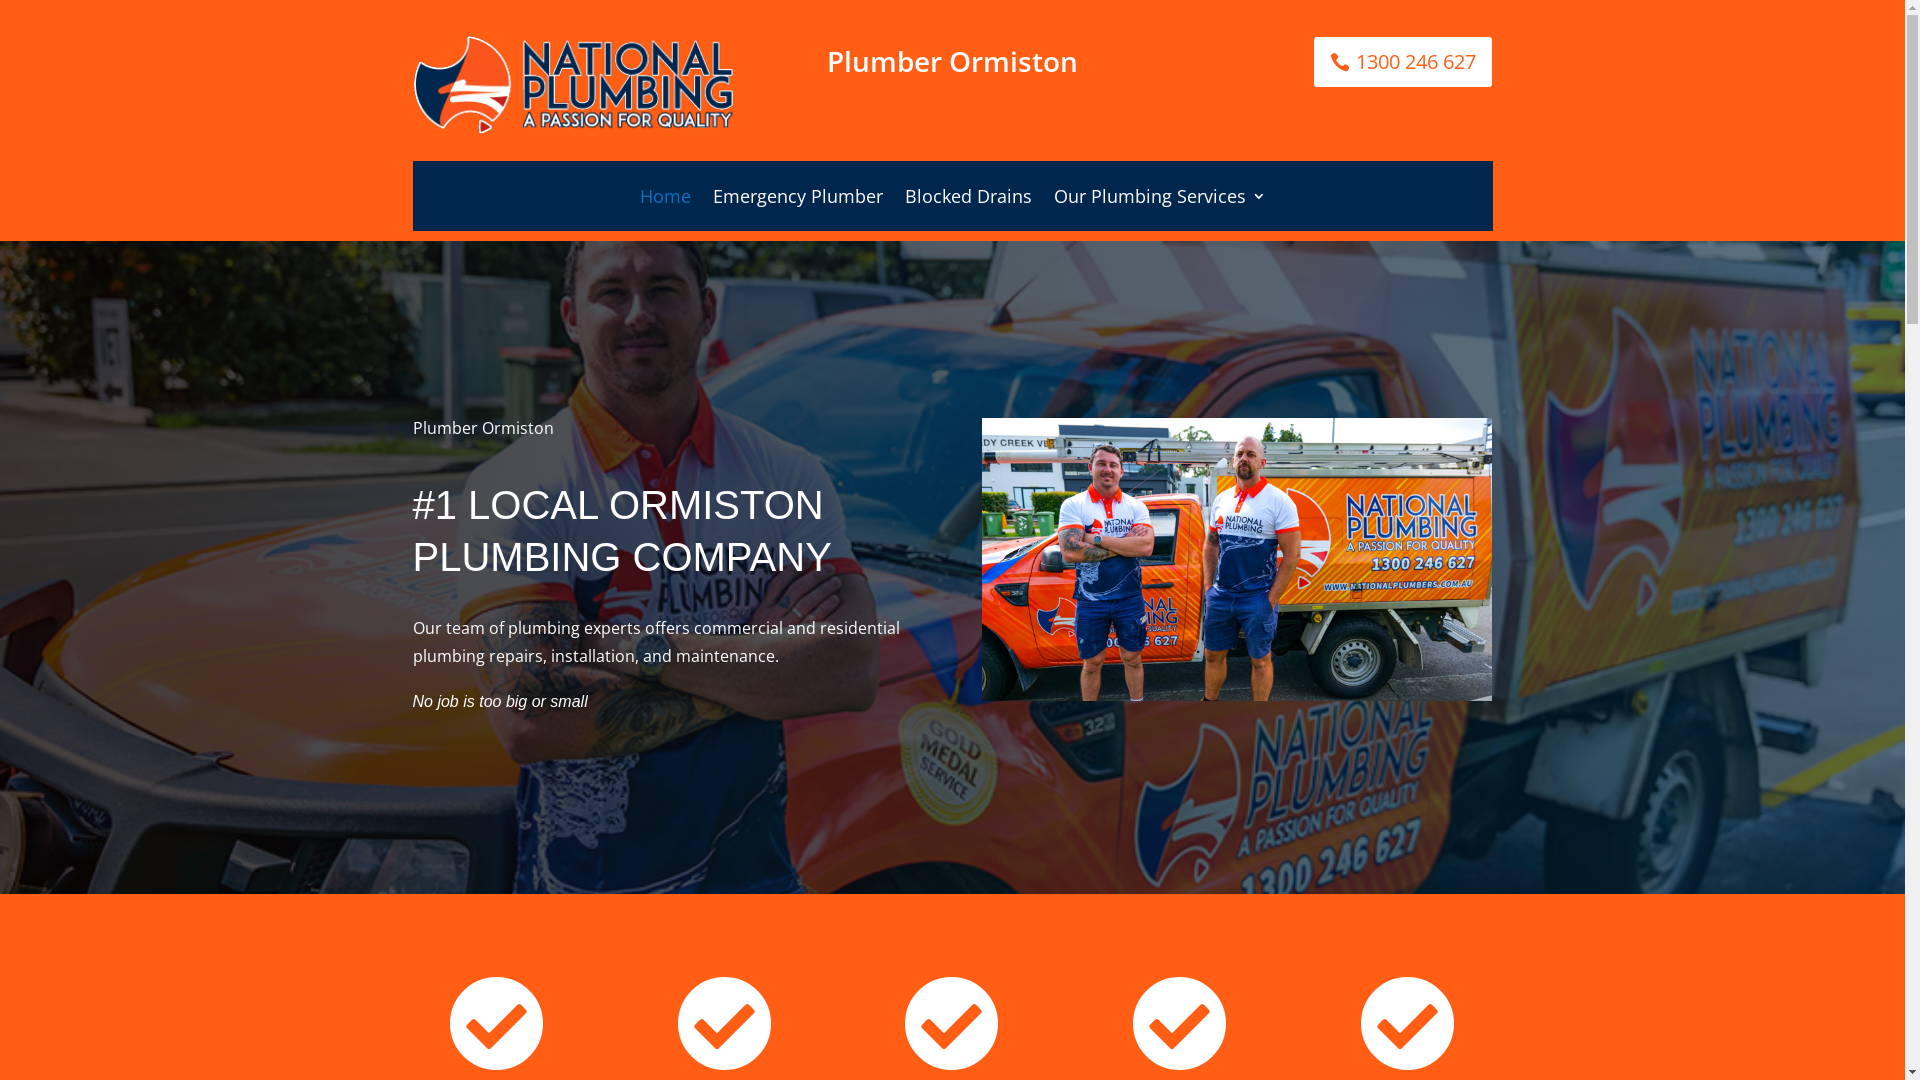  Describe the element at coordinates (570, 83) in the screenshot. I see `'National Plumbing Ormiston'` at that location.